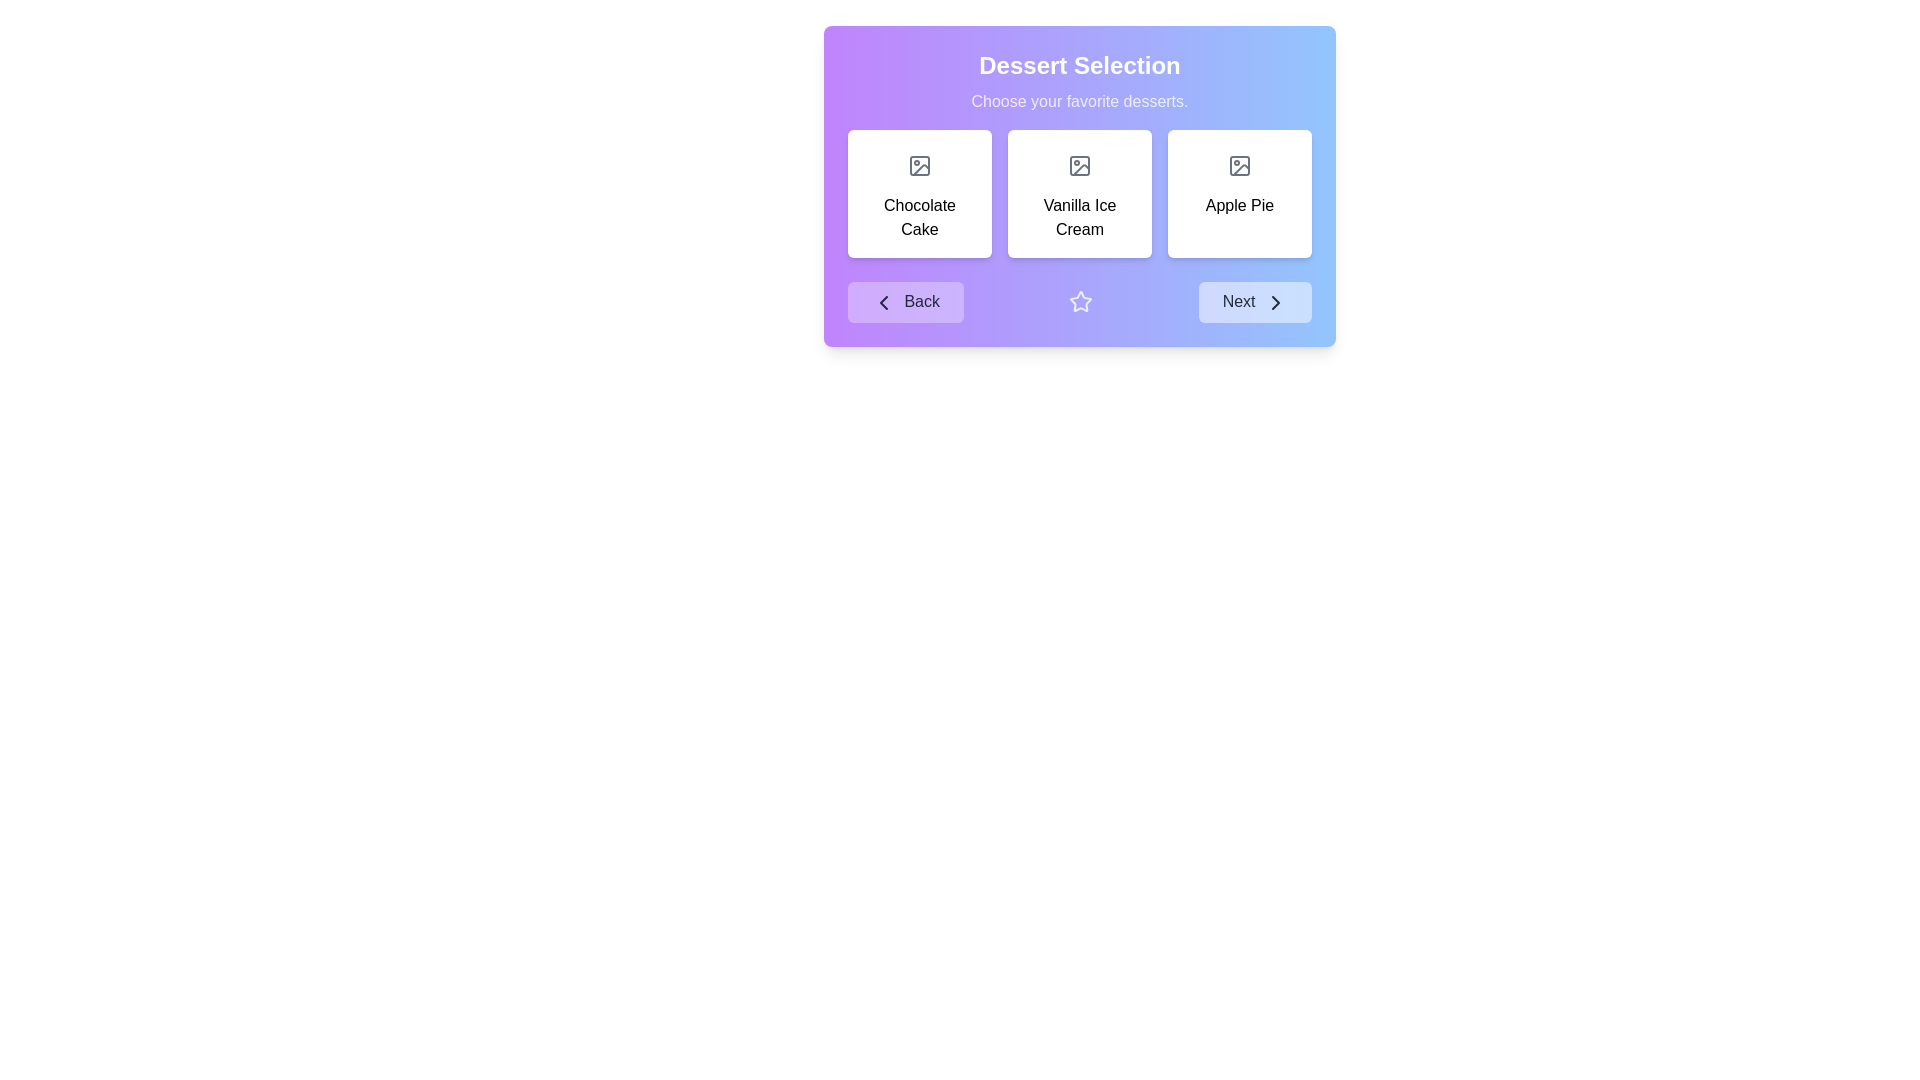 Image resolution: width=1920 pixels, height=1080 pixels. I want to click on the representative icon for 'Chocolate Cake' located at the top-center of the card within the 'Dessert Selection' panel, so click(919, 164).